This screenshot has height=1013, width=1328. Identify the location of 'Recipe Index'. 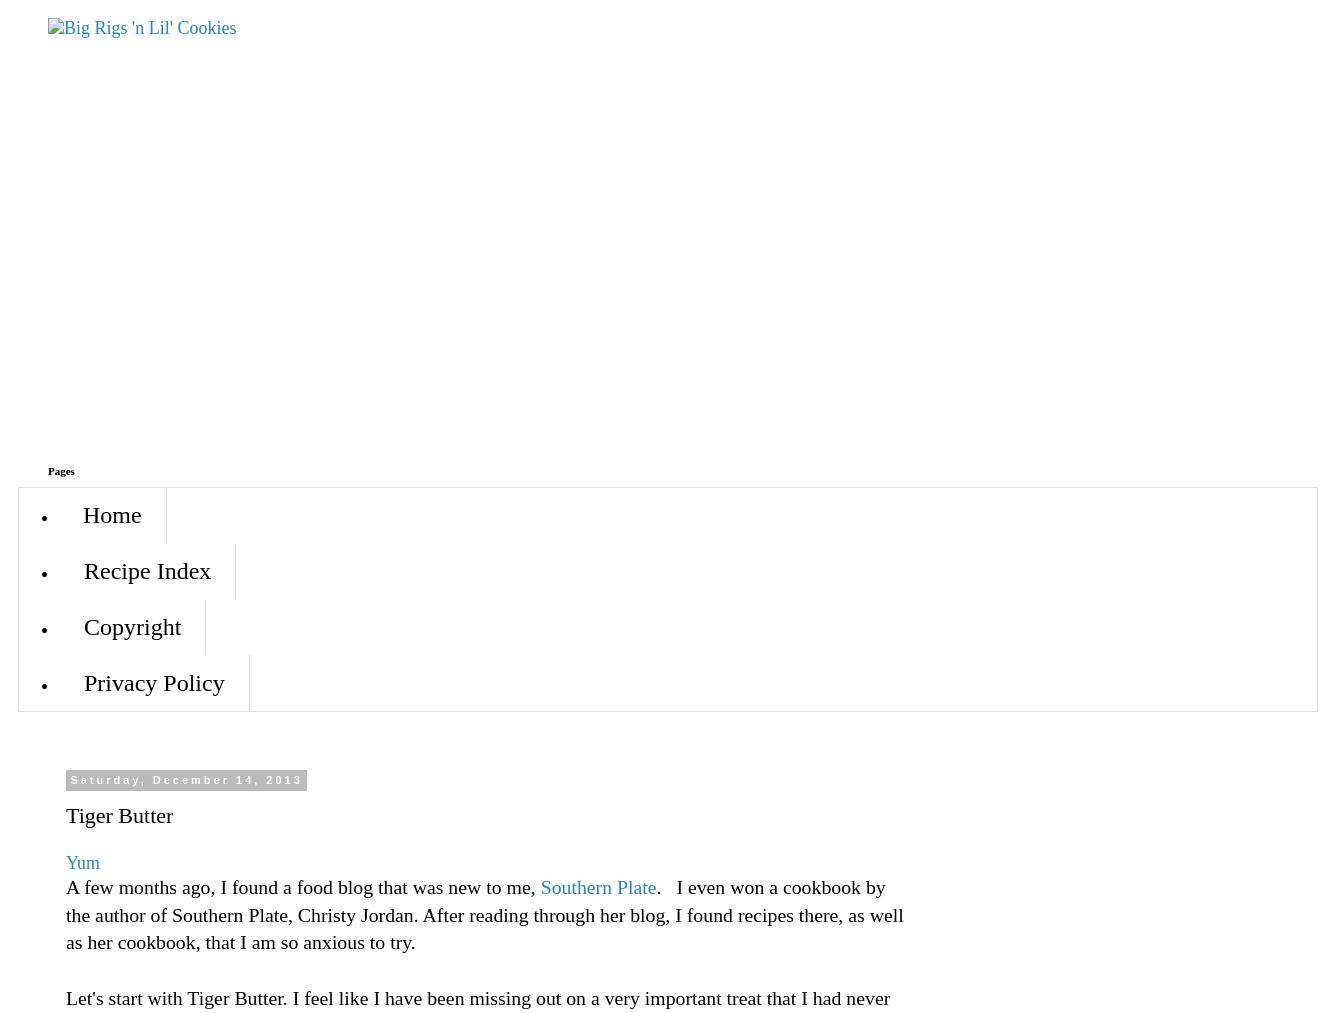
(84, 571).